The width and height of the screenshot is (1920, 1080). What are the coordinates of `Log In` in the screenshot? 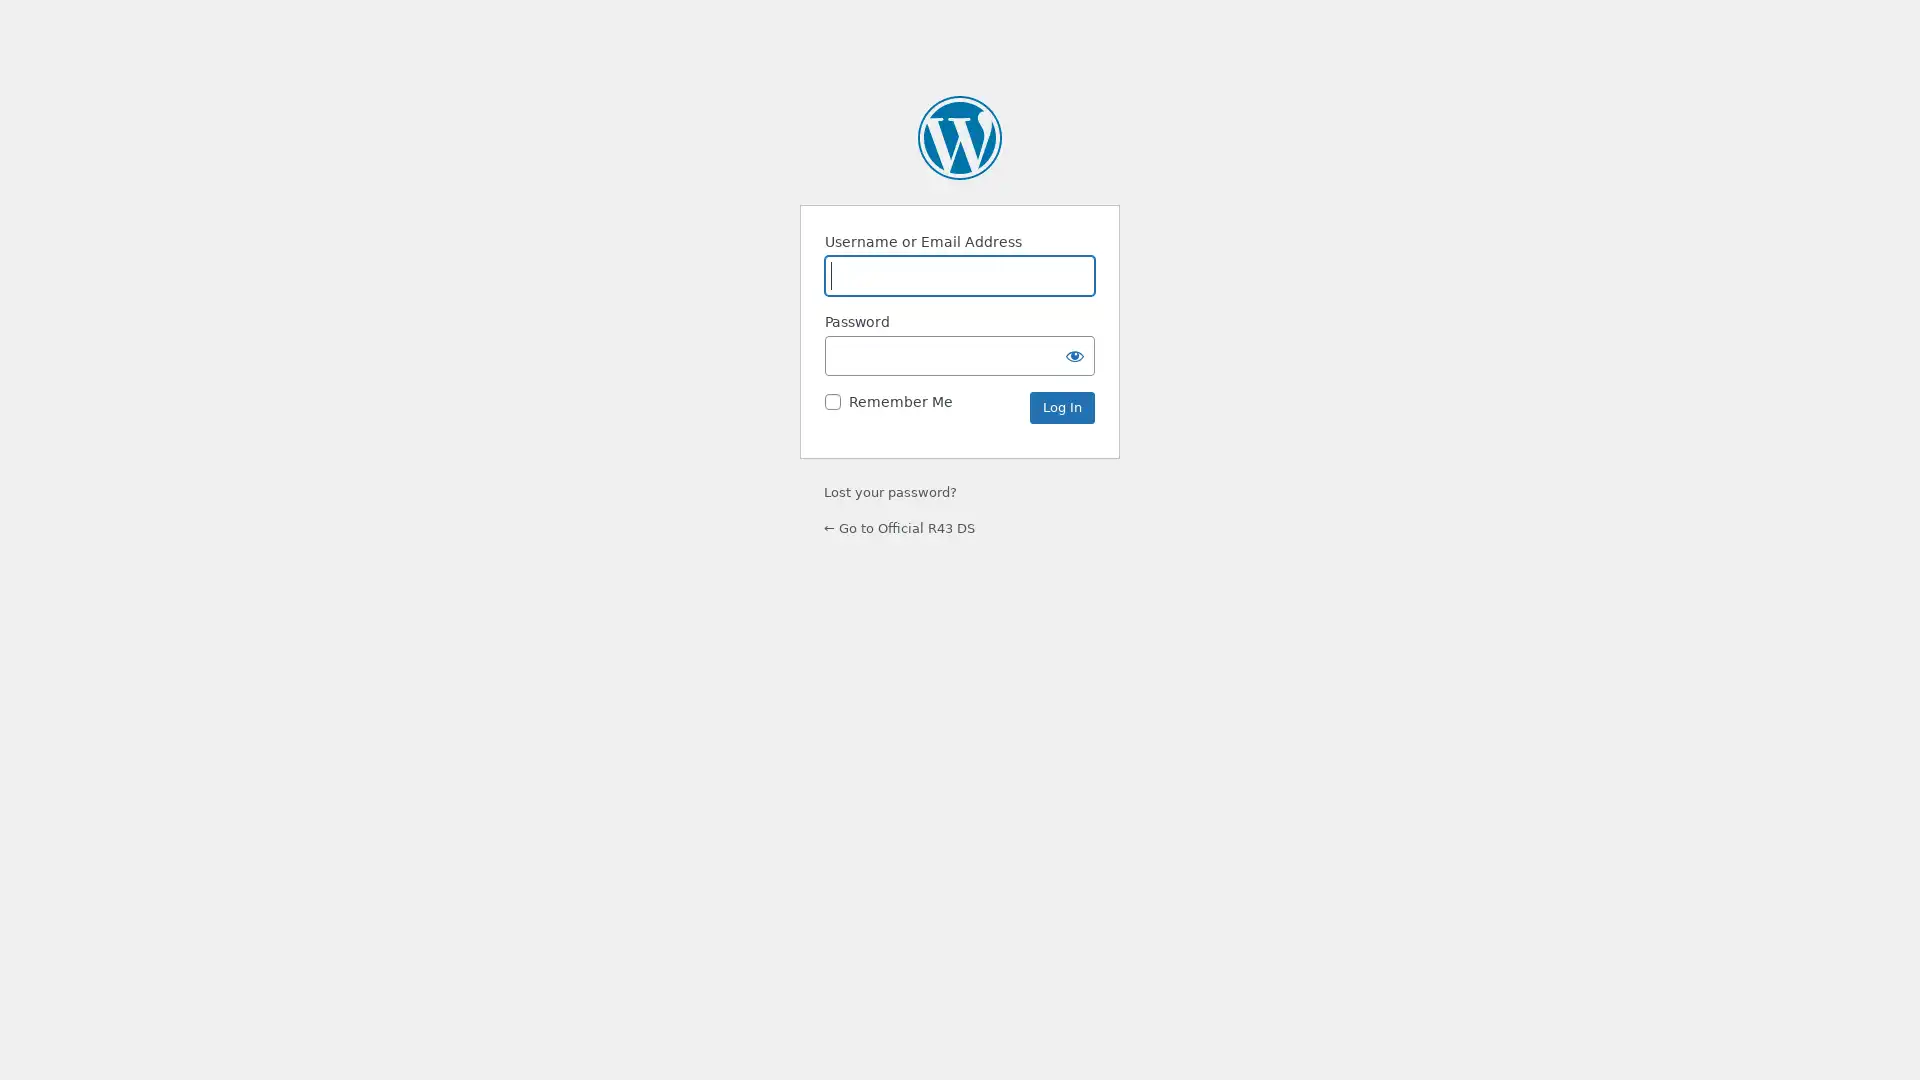 It's located at (1061, 407).